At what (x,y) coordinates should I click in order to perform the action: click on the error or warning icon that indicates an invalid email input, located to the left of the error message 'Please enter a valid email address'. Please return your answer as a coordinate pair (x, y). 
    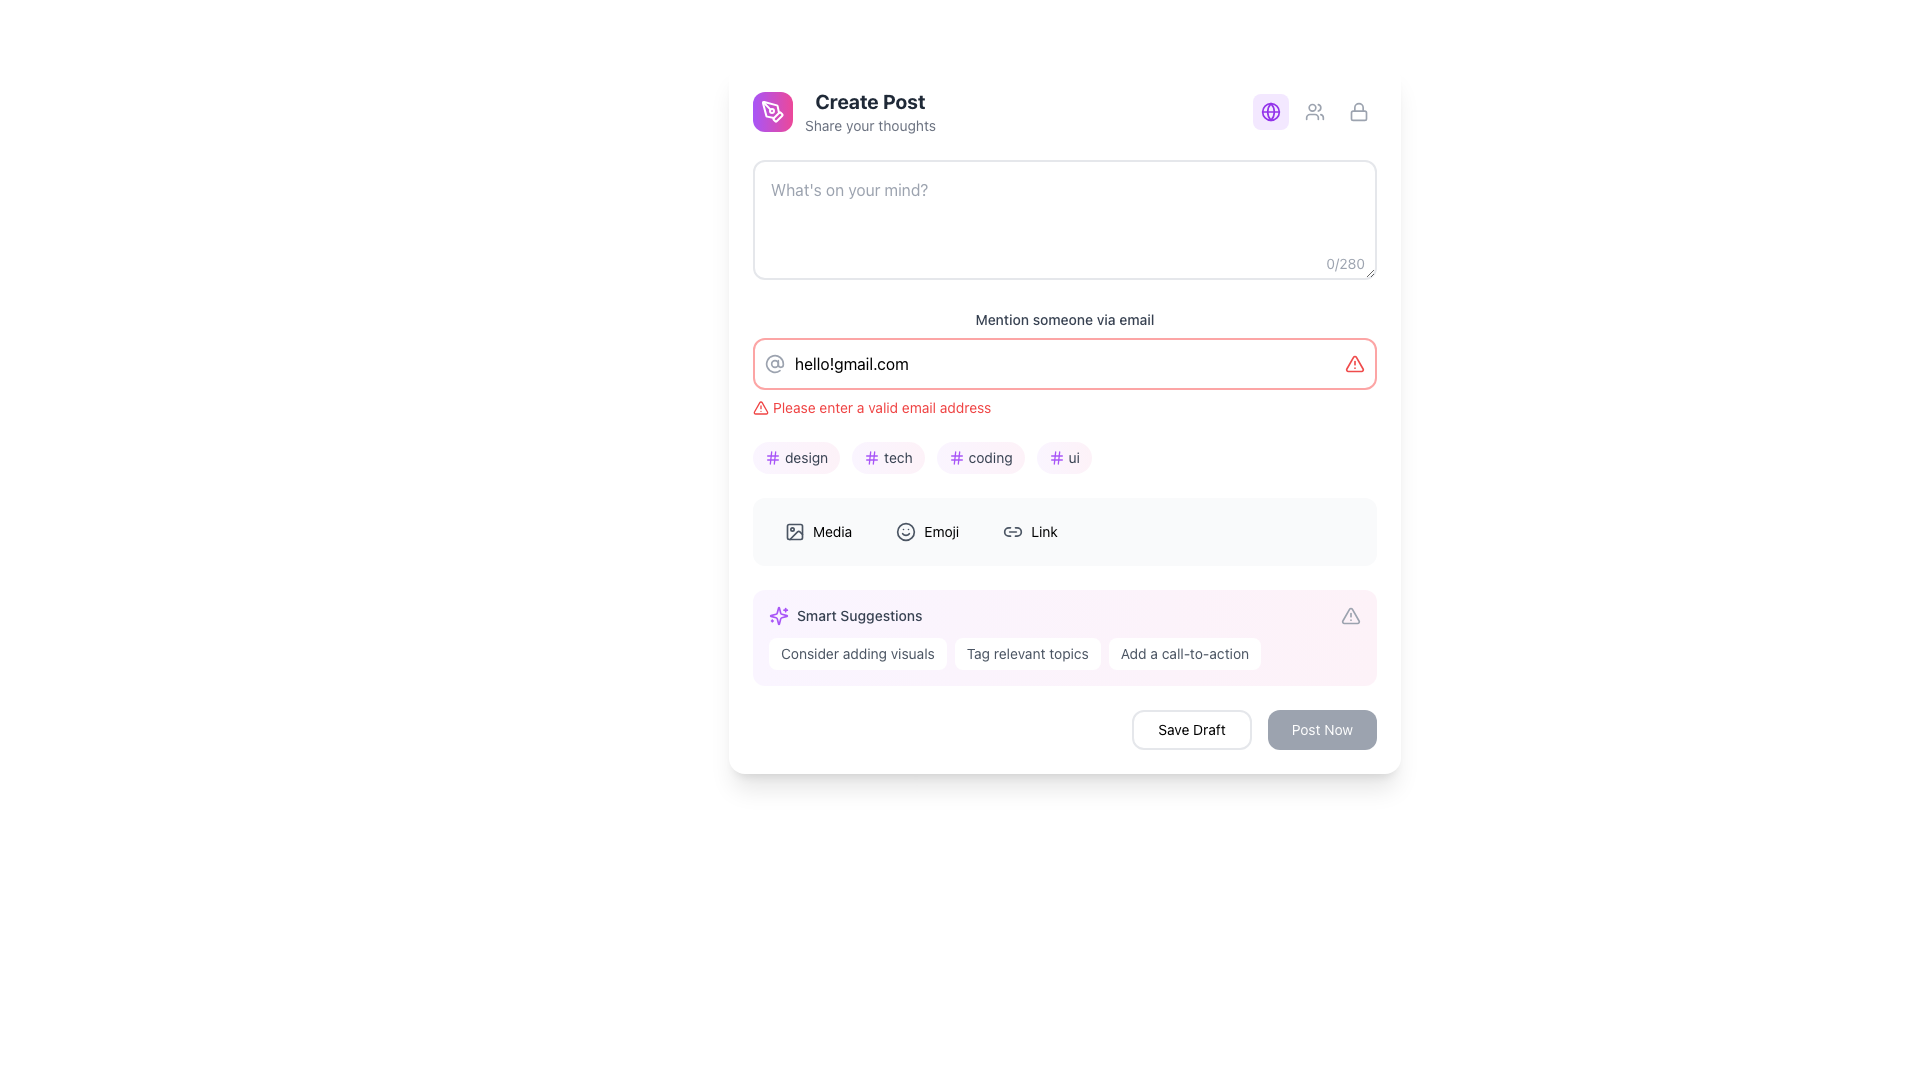
    Looking at the image, I should click on (760, 407).